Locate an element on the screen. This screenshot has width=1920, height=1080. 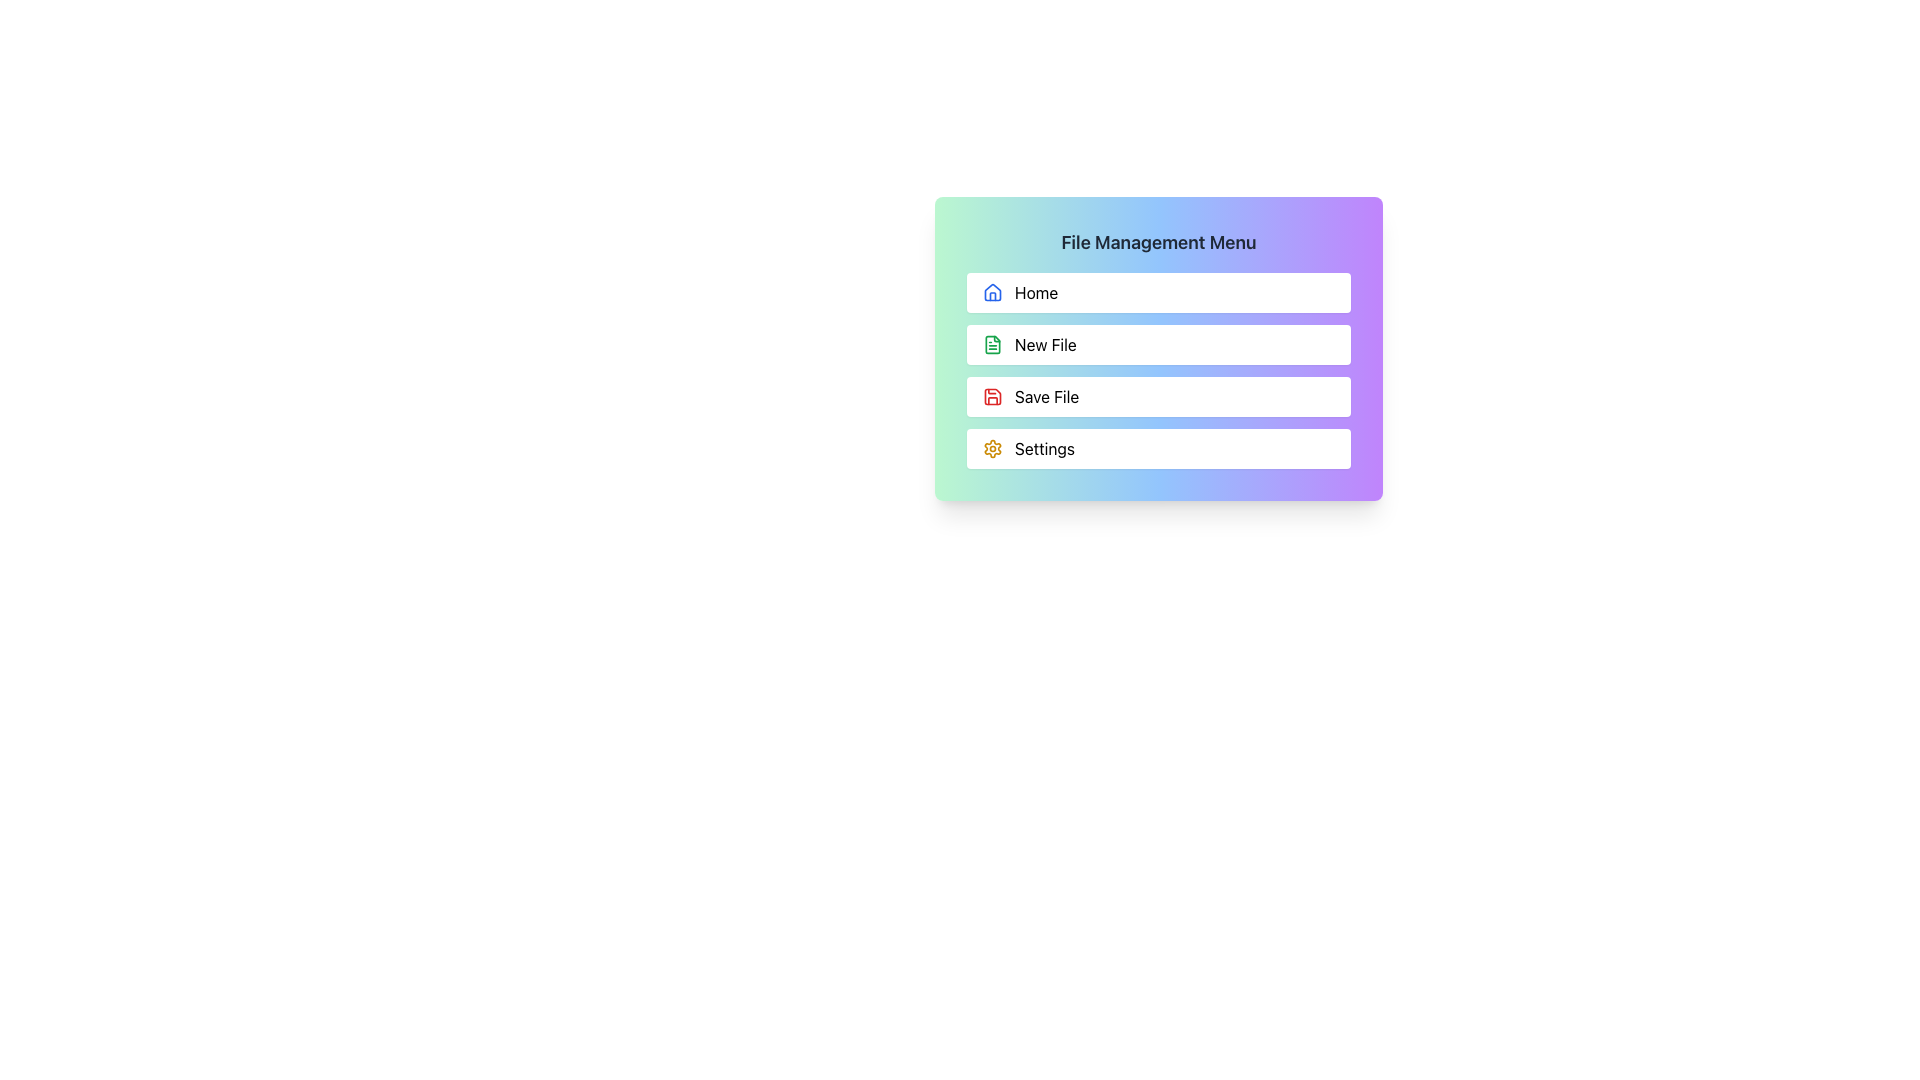
the leftmost icon of the 'Settings' button, which is the fourth entry in the 'File Management Menu' is located at coordinates (993, 447).